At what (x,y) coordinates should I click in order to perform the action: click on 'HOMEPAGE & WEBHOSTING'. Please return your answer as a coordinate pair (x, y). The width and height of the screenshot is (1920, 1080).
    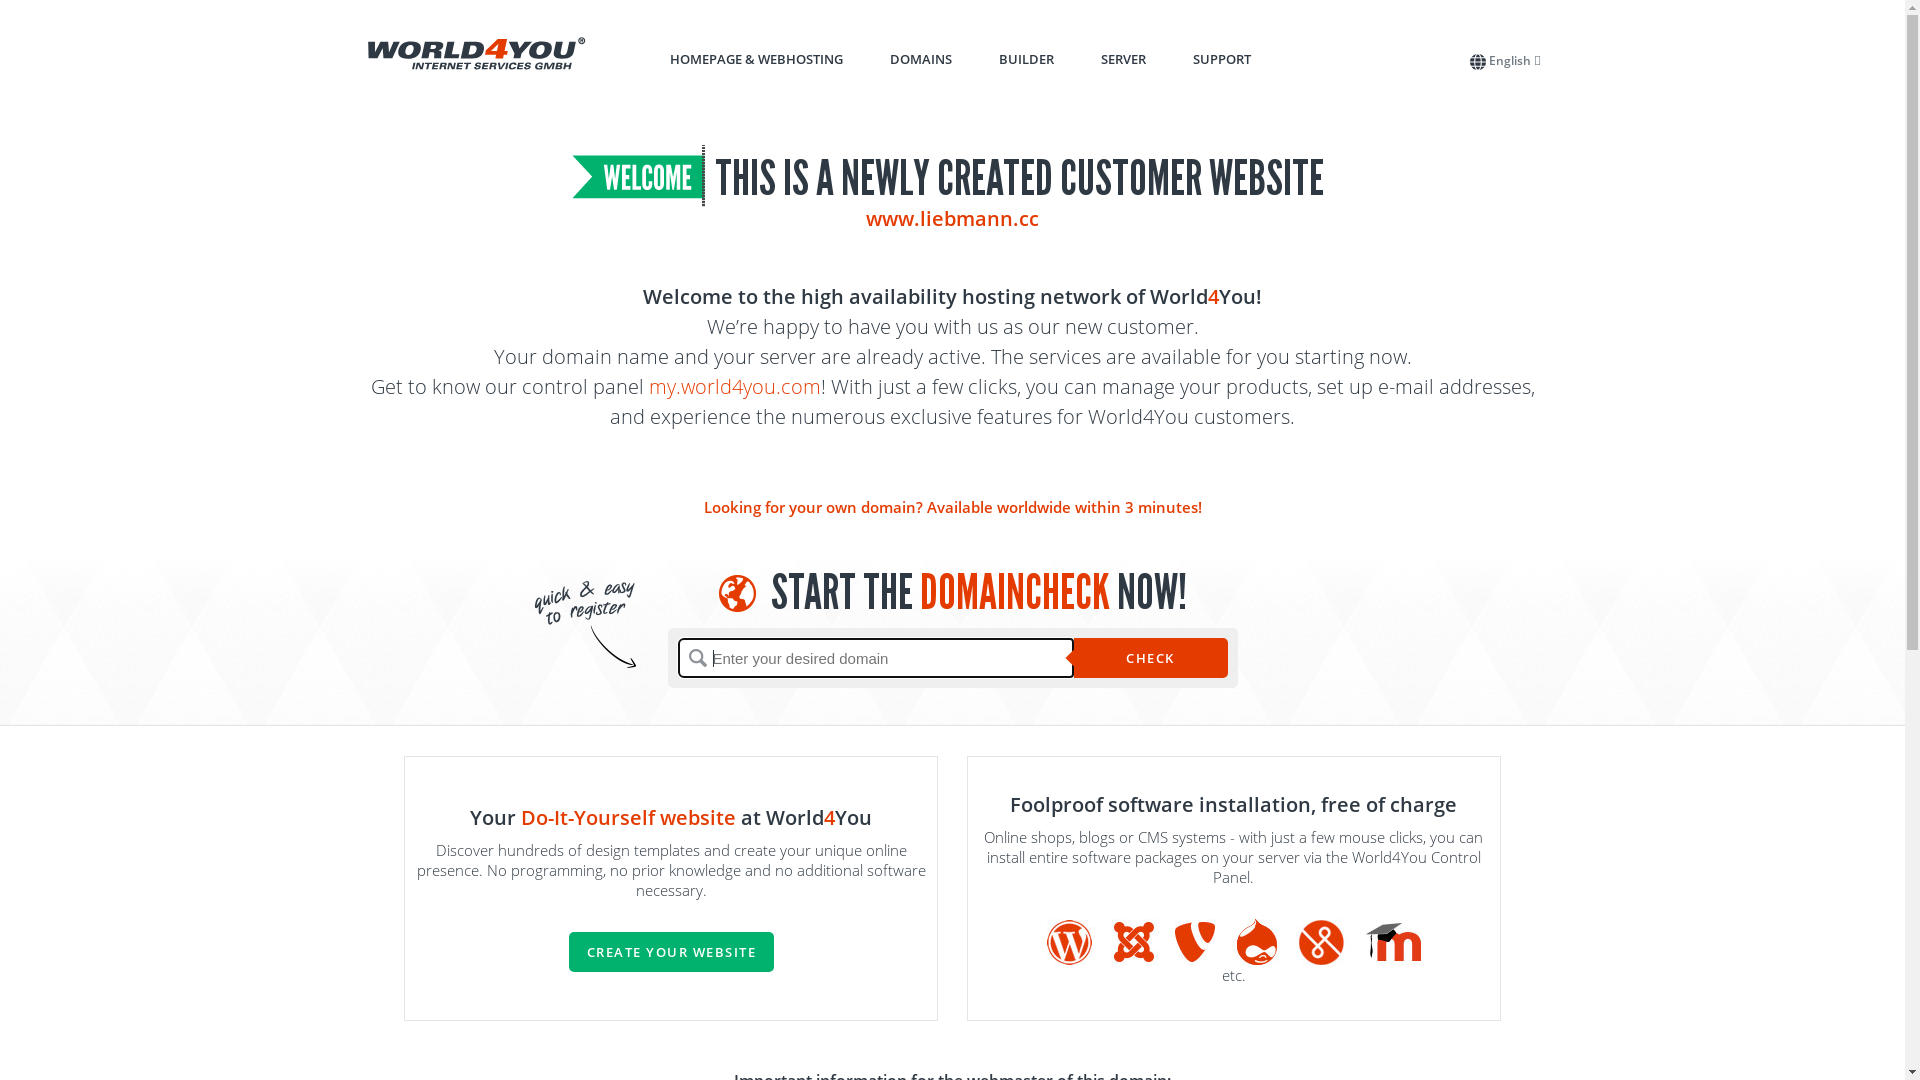
    Looking at the image, I should click on (670, 57).